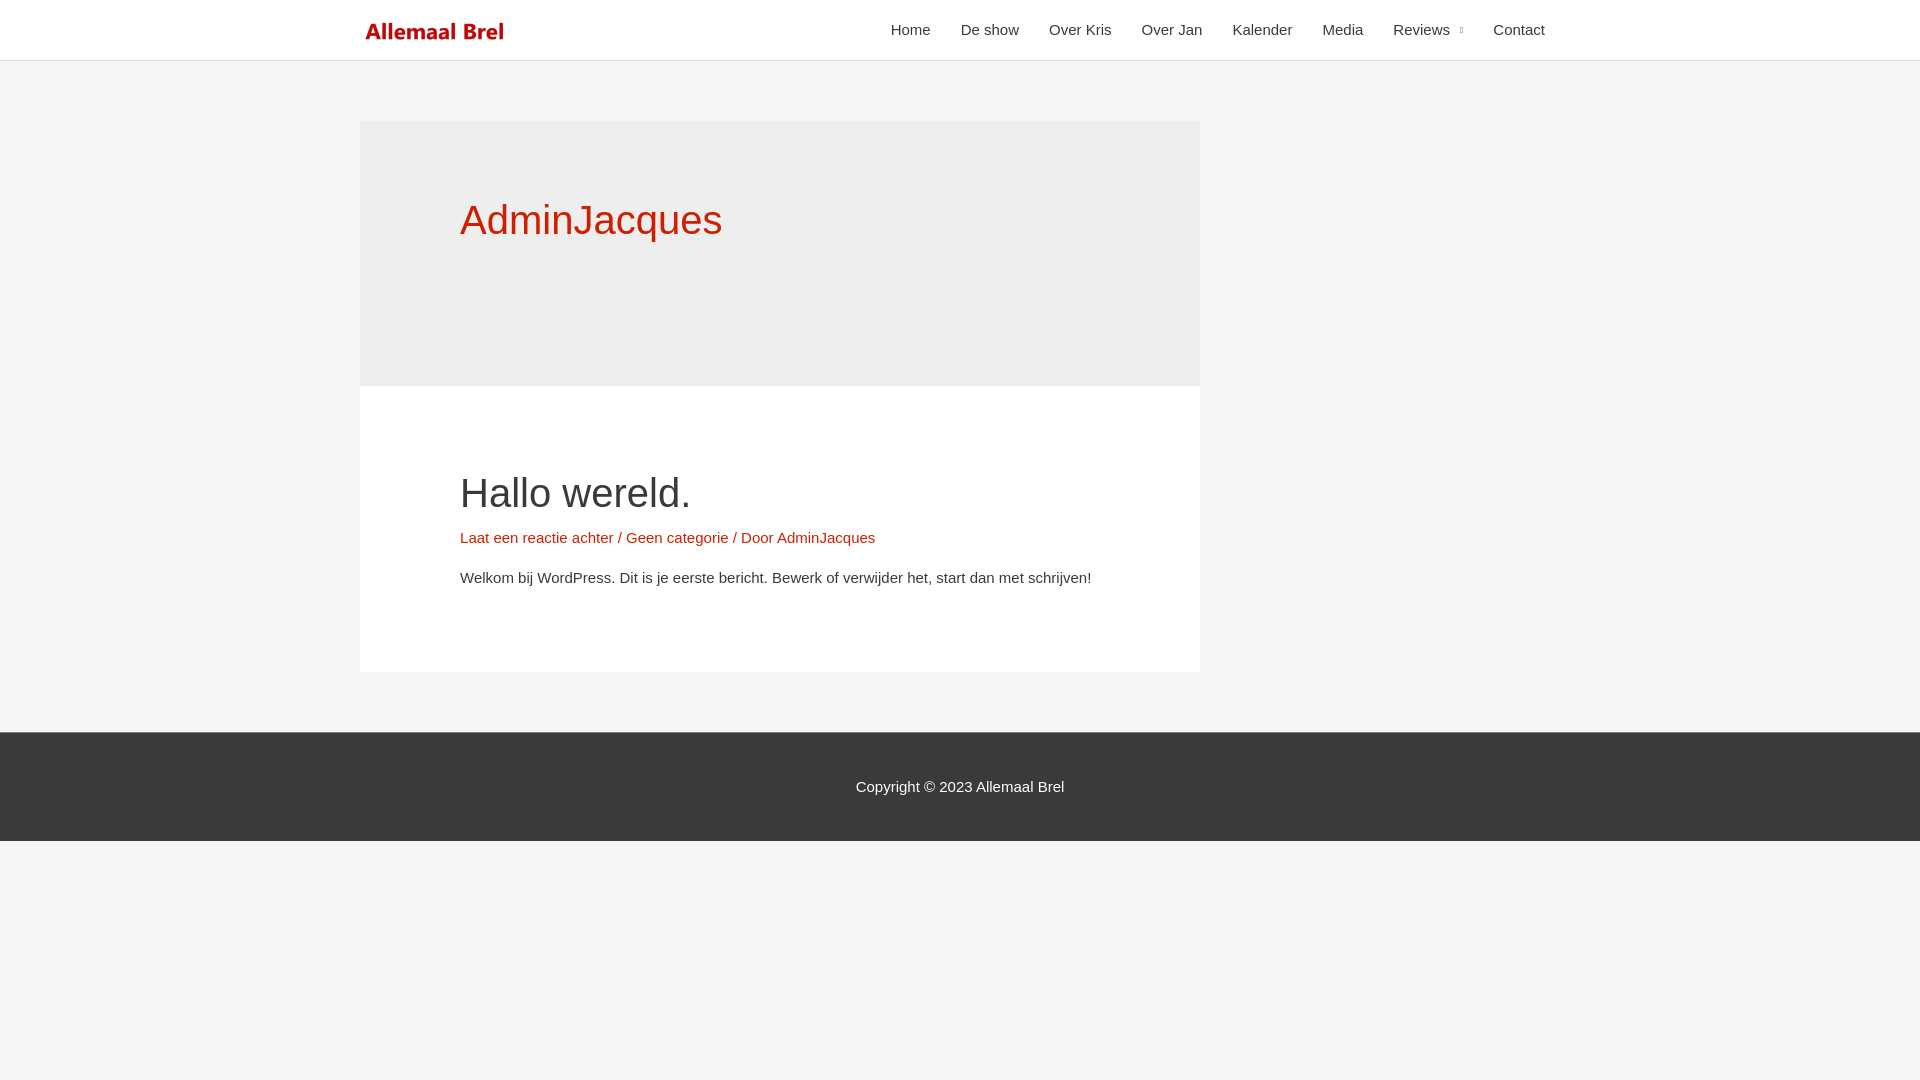  Describe the element at coordinates (910, 30) in the screenshot. I see `'Home'` at that location.